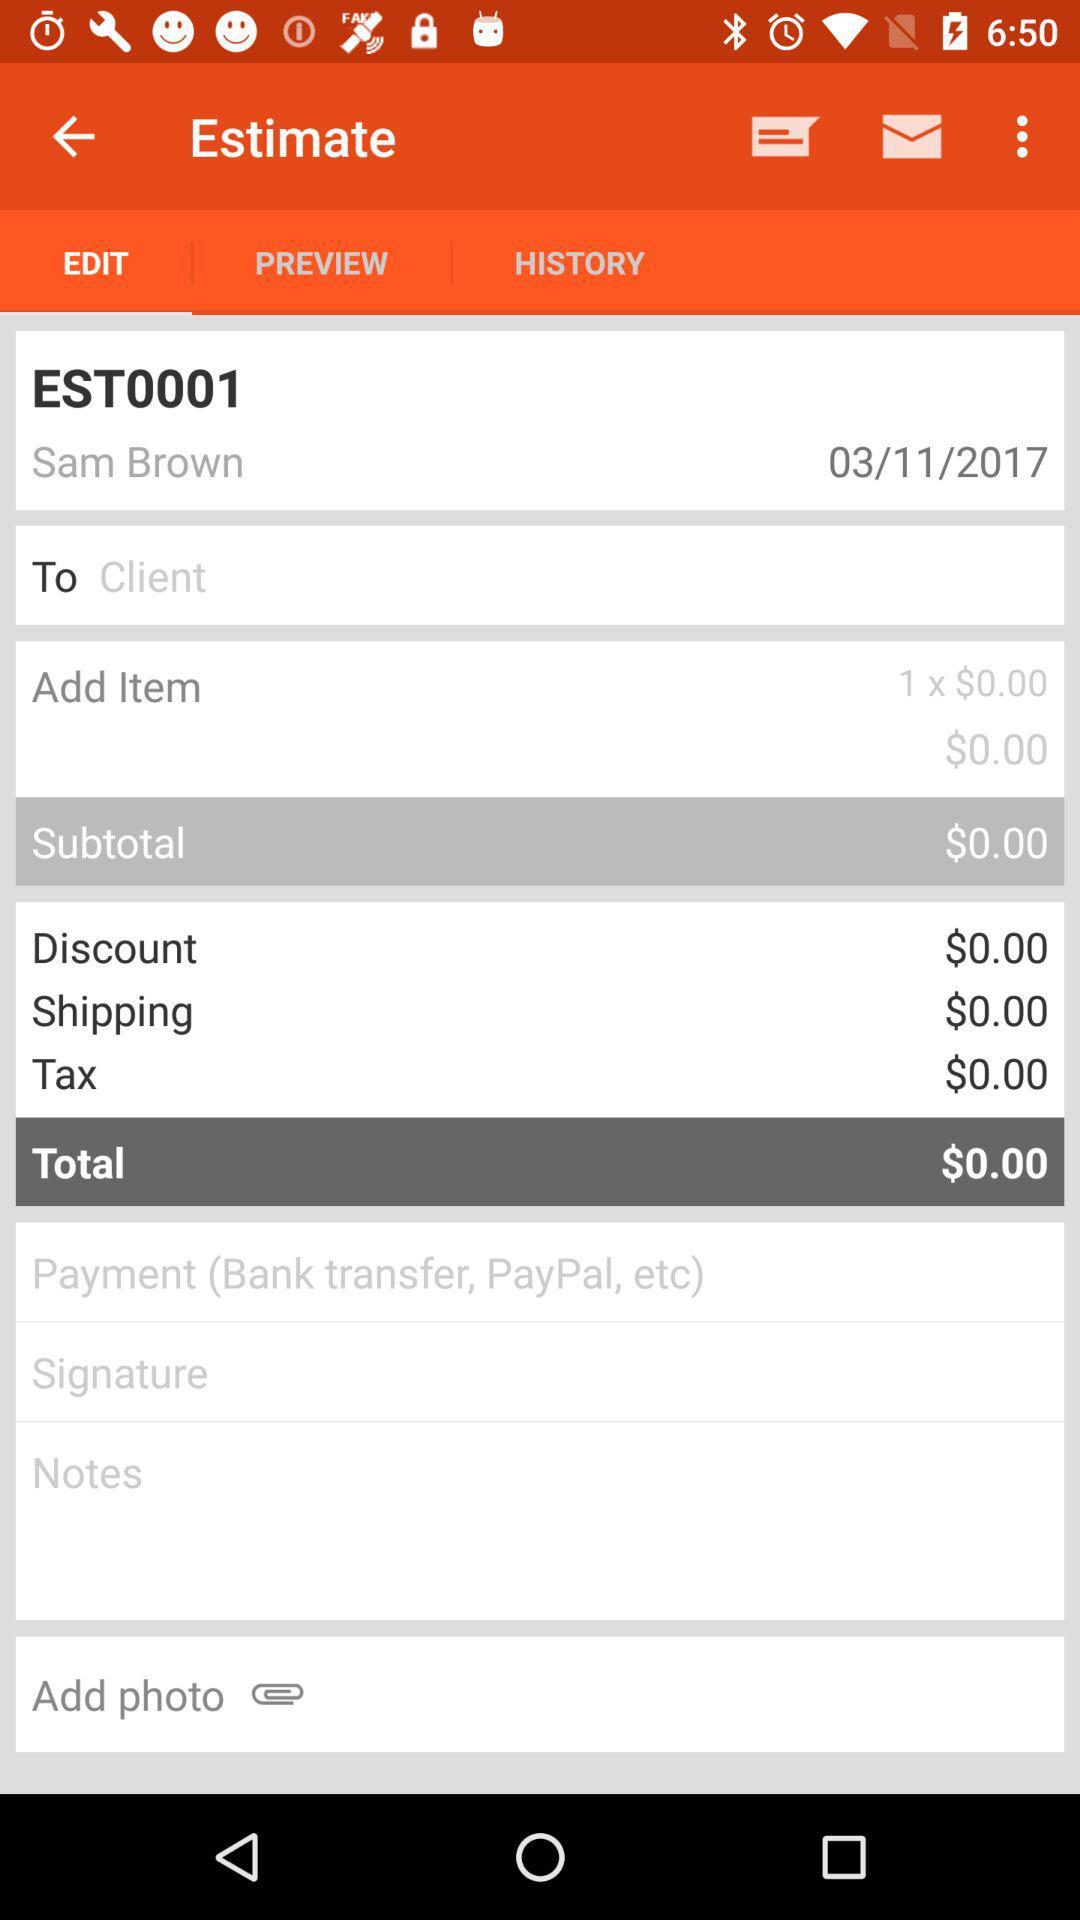 This screenshot has width=1080, height=1920. What do you see at coordinates (540, 1520) in the screenshot?
I see `type notes` at bounding box center [540, 1520].